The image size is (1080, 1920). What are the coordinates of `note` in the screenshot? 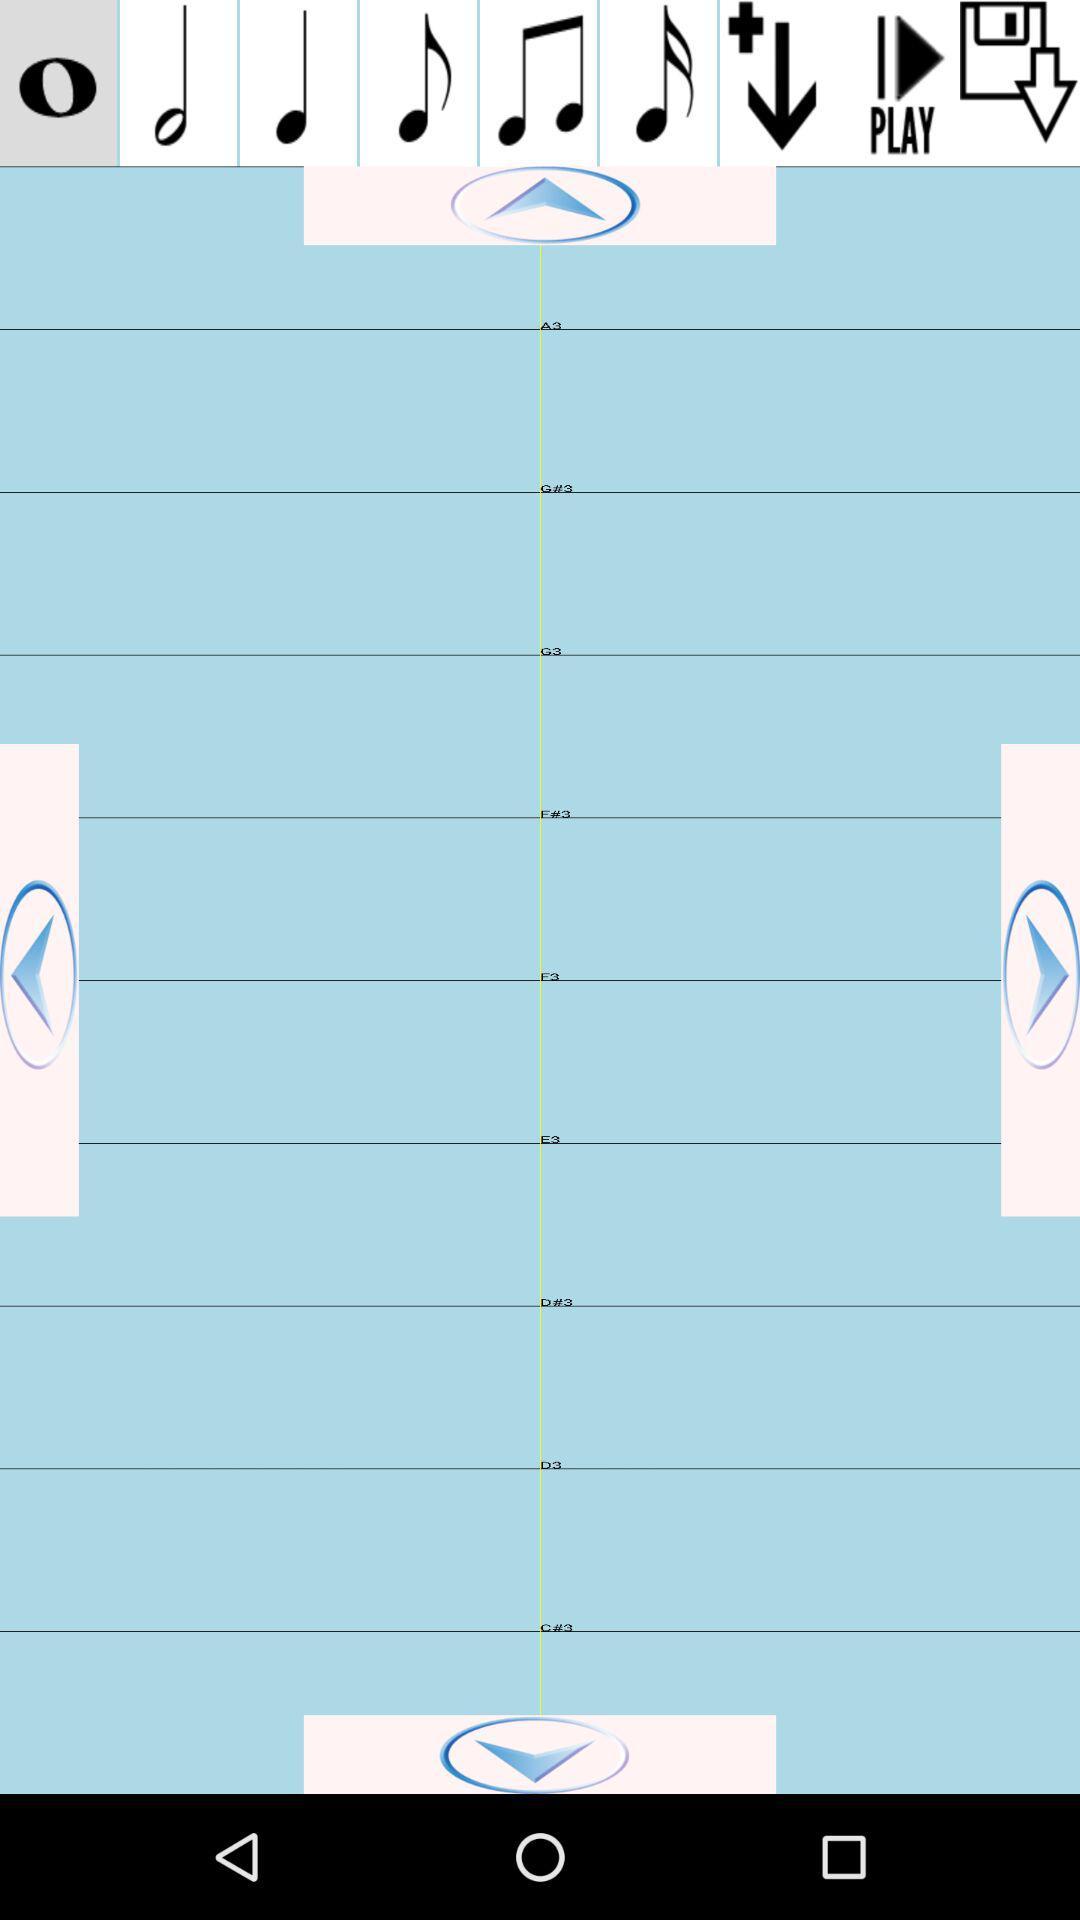 It's located at (177, 82).